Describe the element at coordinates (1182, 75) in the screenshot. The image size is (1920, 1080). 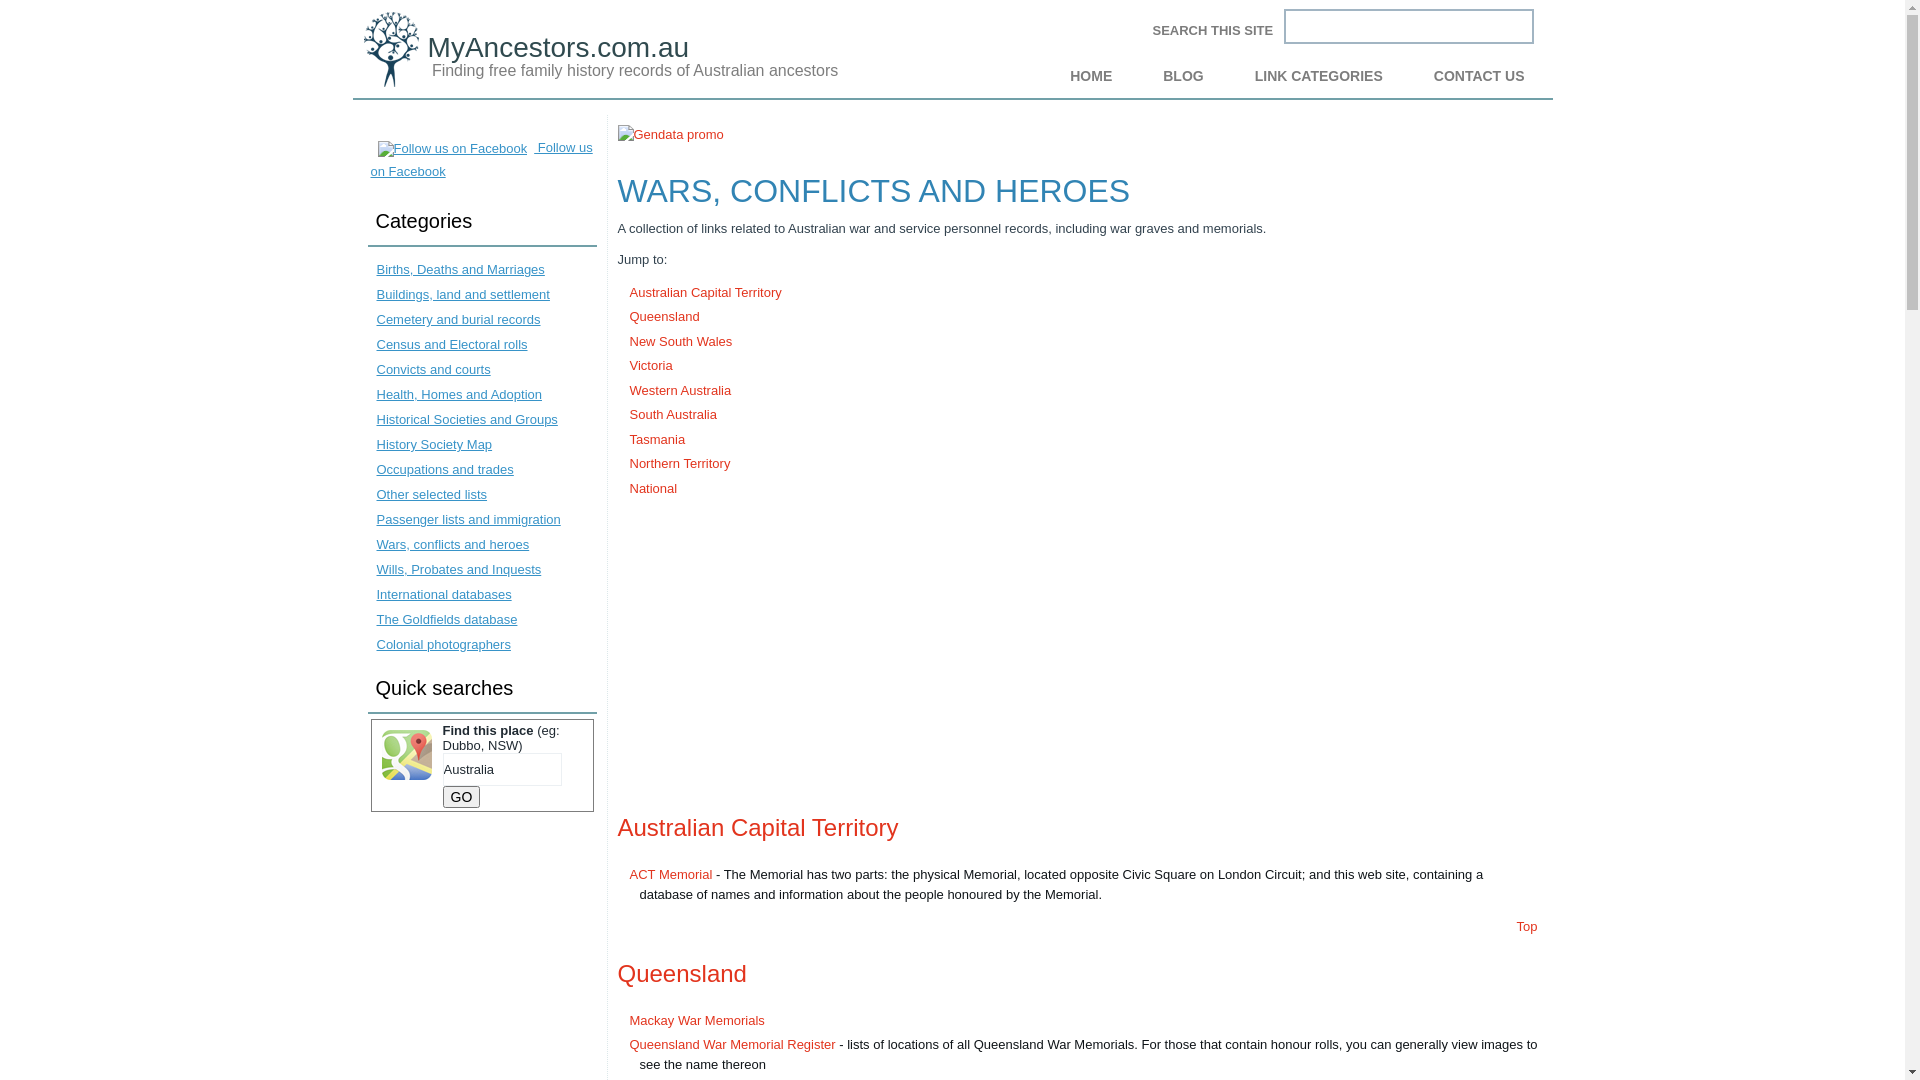
I see `'BLOG'` at that location.